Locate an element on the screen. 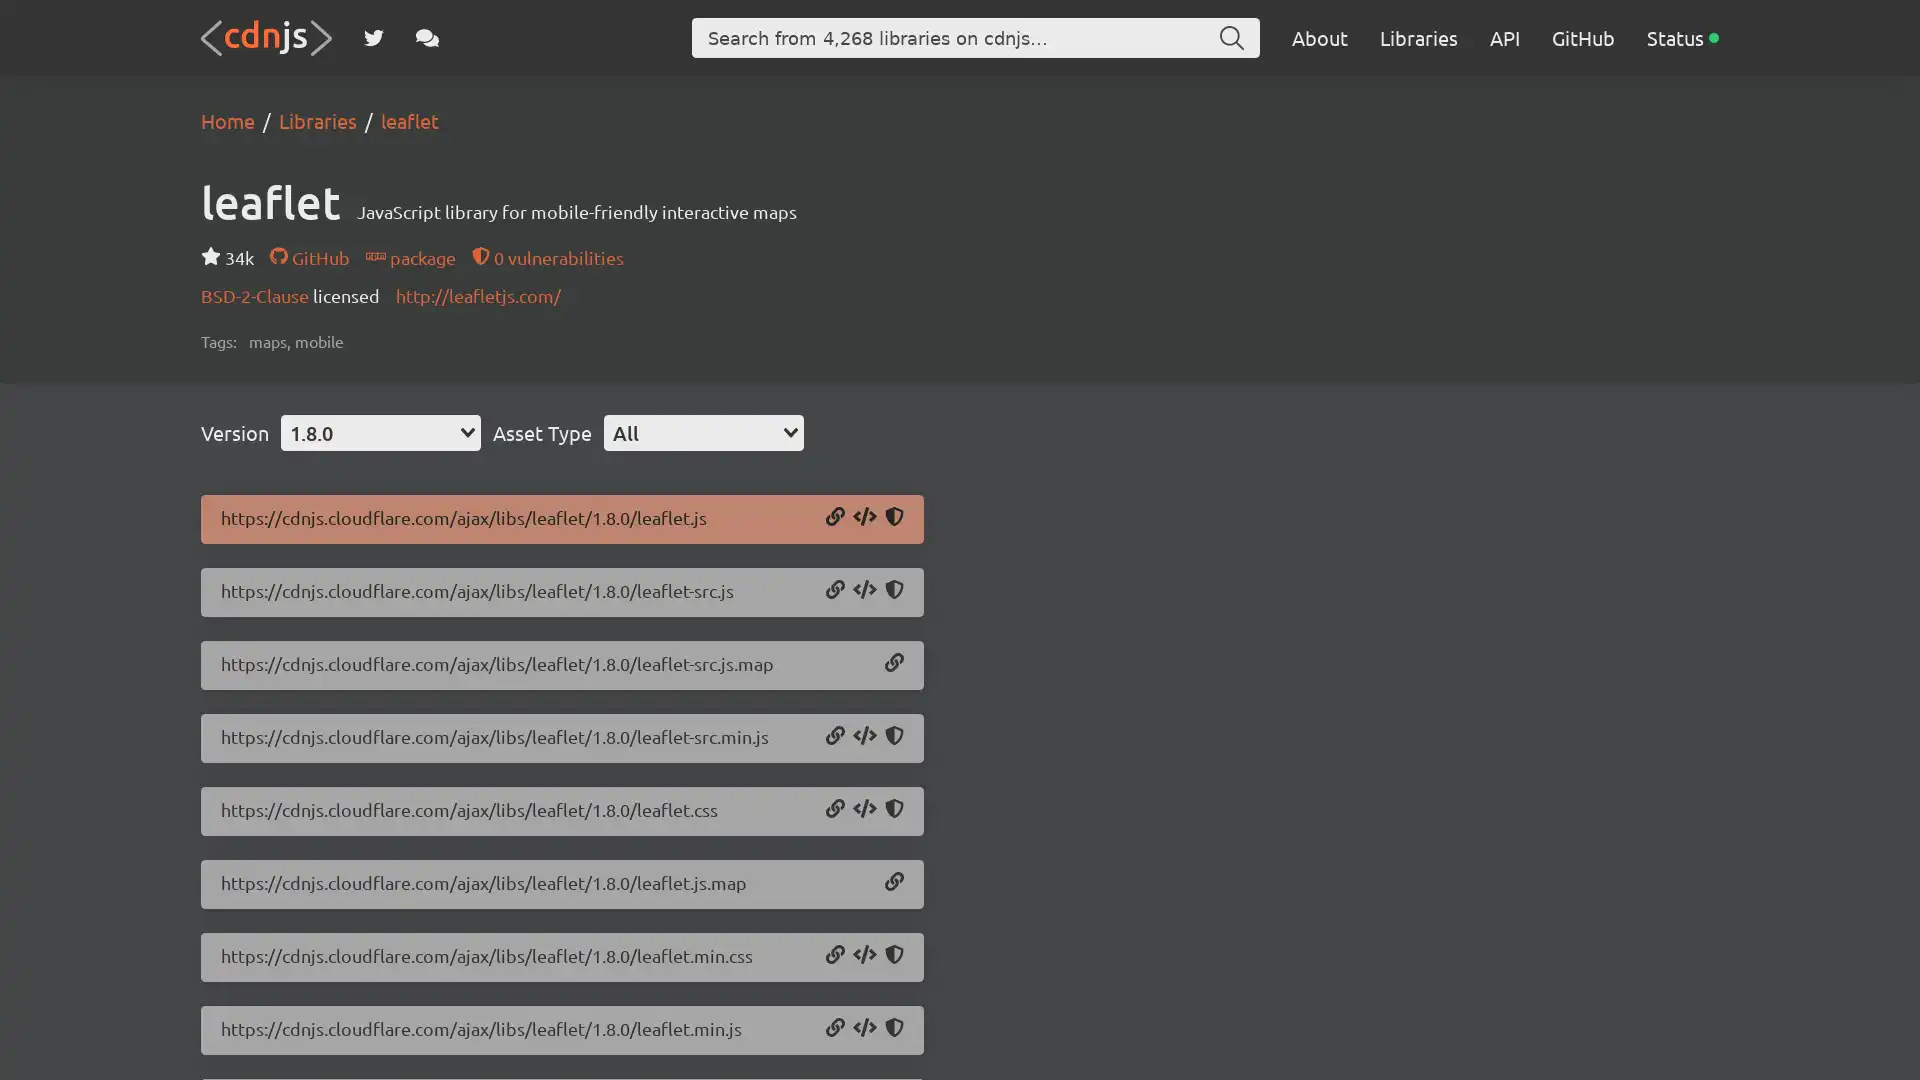  Copy URL is located at coordinates (835, 1029).